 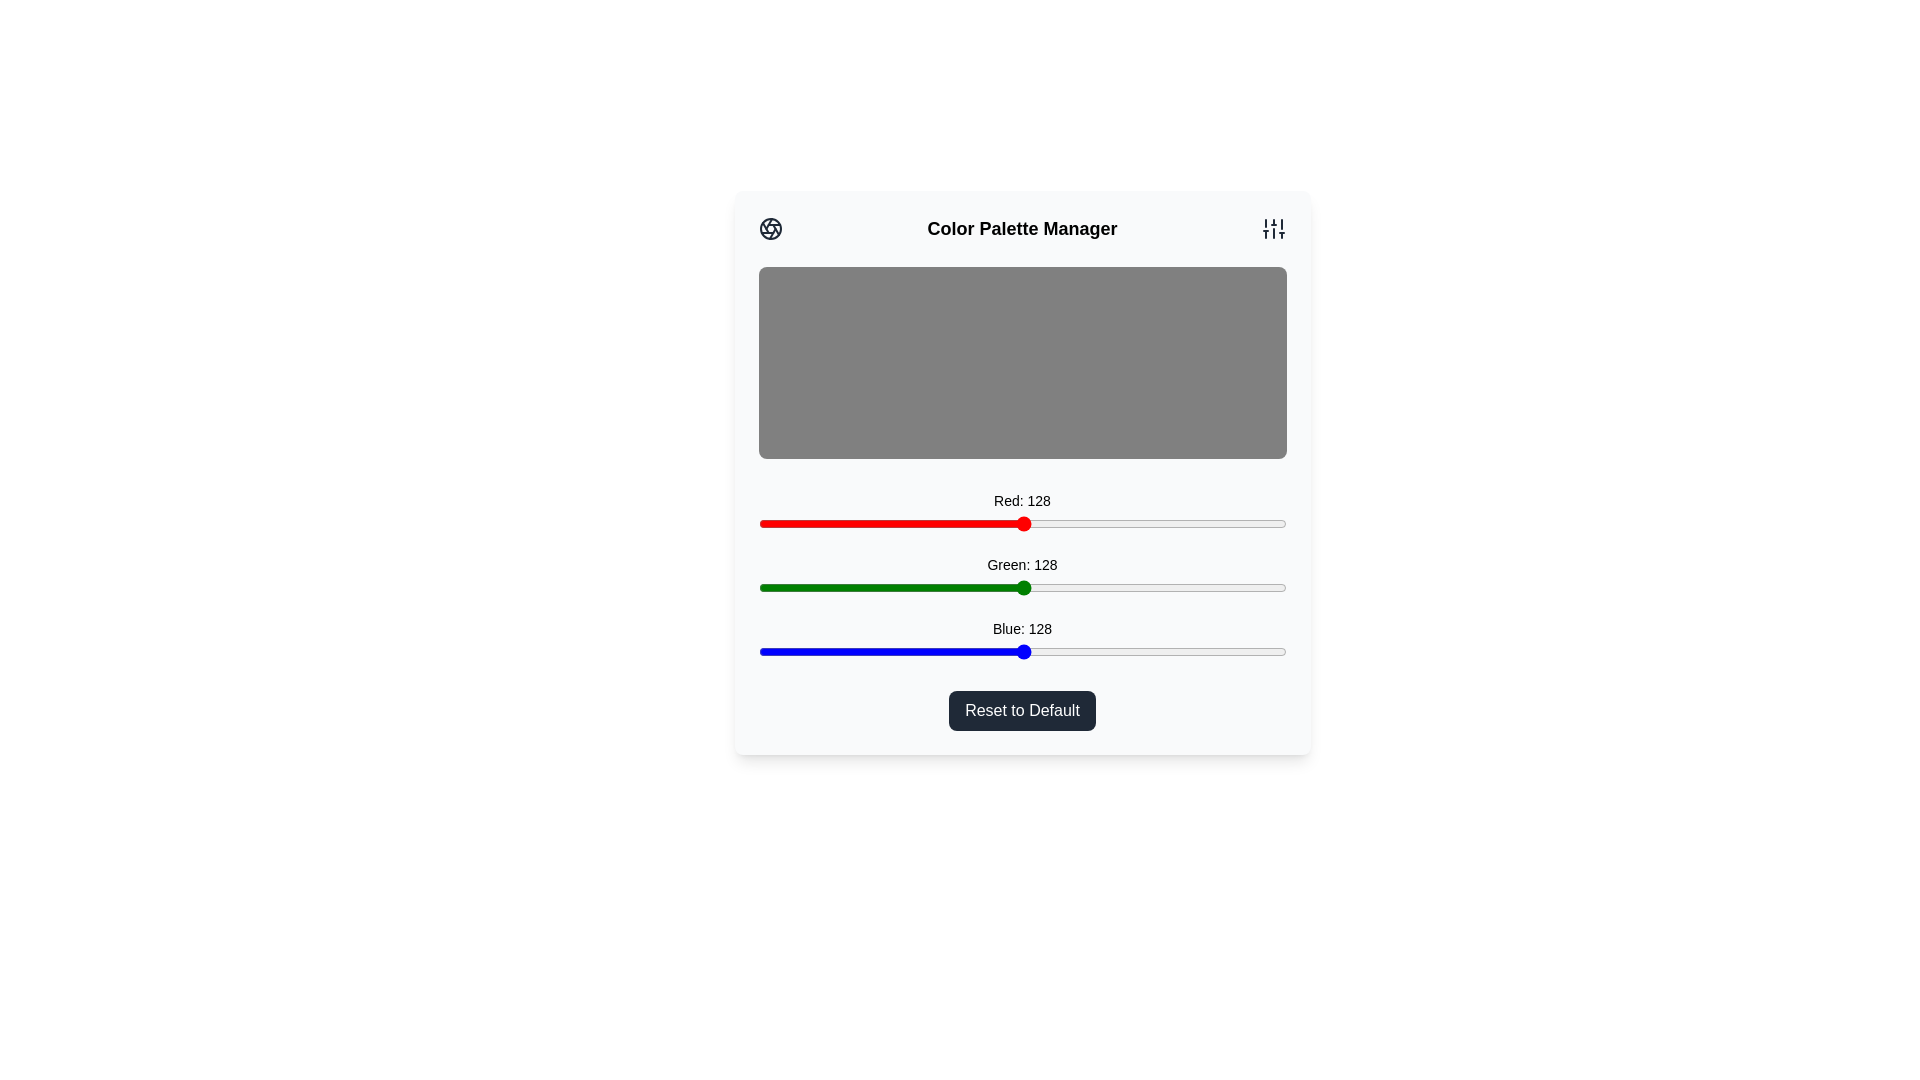 What do you see at coordinates (1103, 651) in the screenshot?
I see `the blue slider to set the blue intensity to 167` at bounding box center [1103, 651].